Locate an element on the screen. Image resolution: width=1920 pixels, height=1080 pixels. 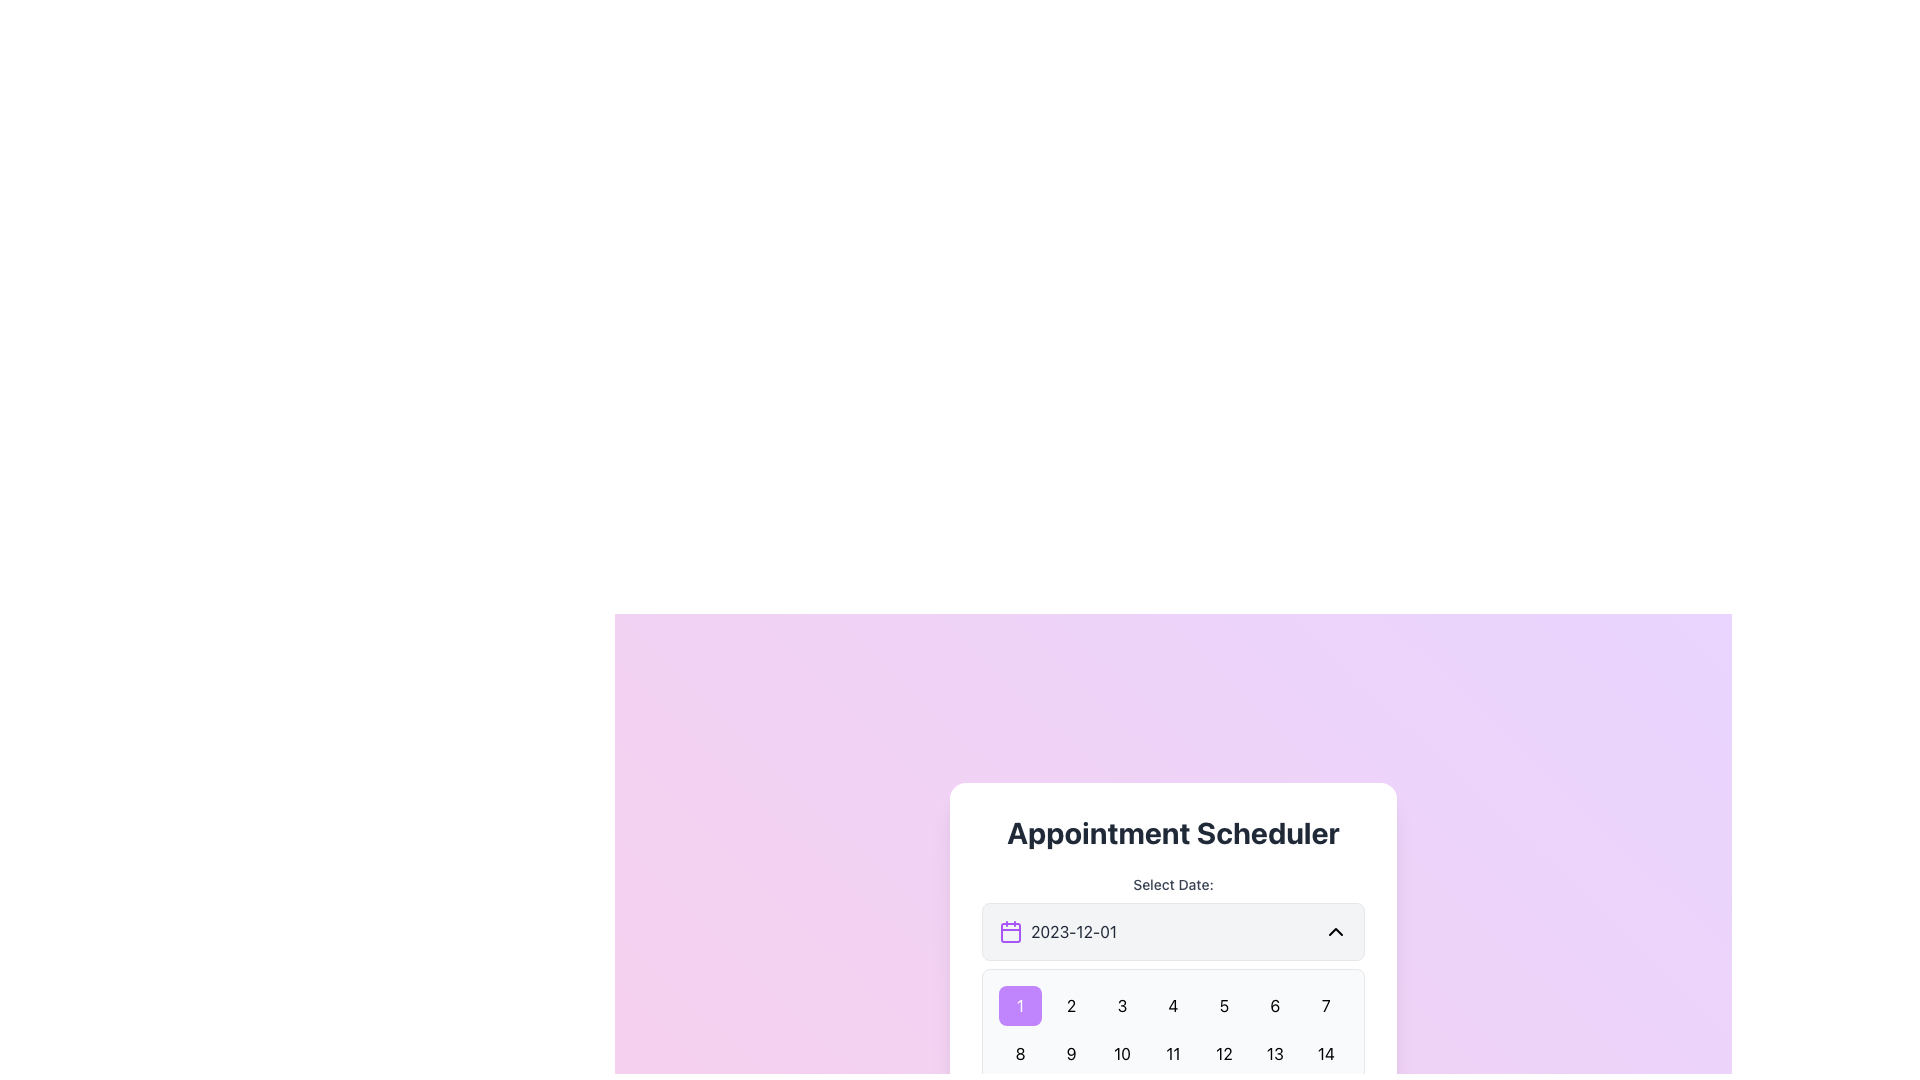
the calendar icon located in the top-left corner of the date display area next to the date '2023-12-01' is located at coordinates (1011, 932).